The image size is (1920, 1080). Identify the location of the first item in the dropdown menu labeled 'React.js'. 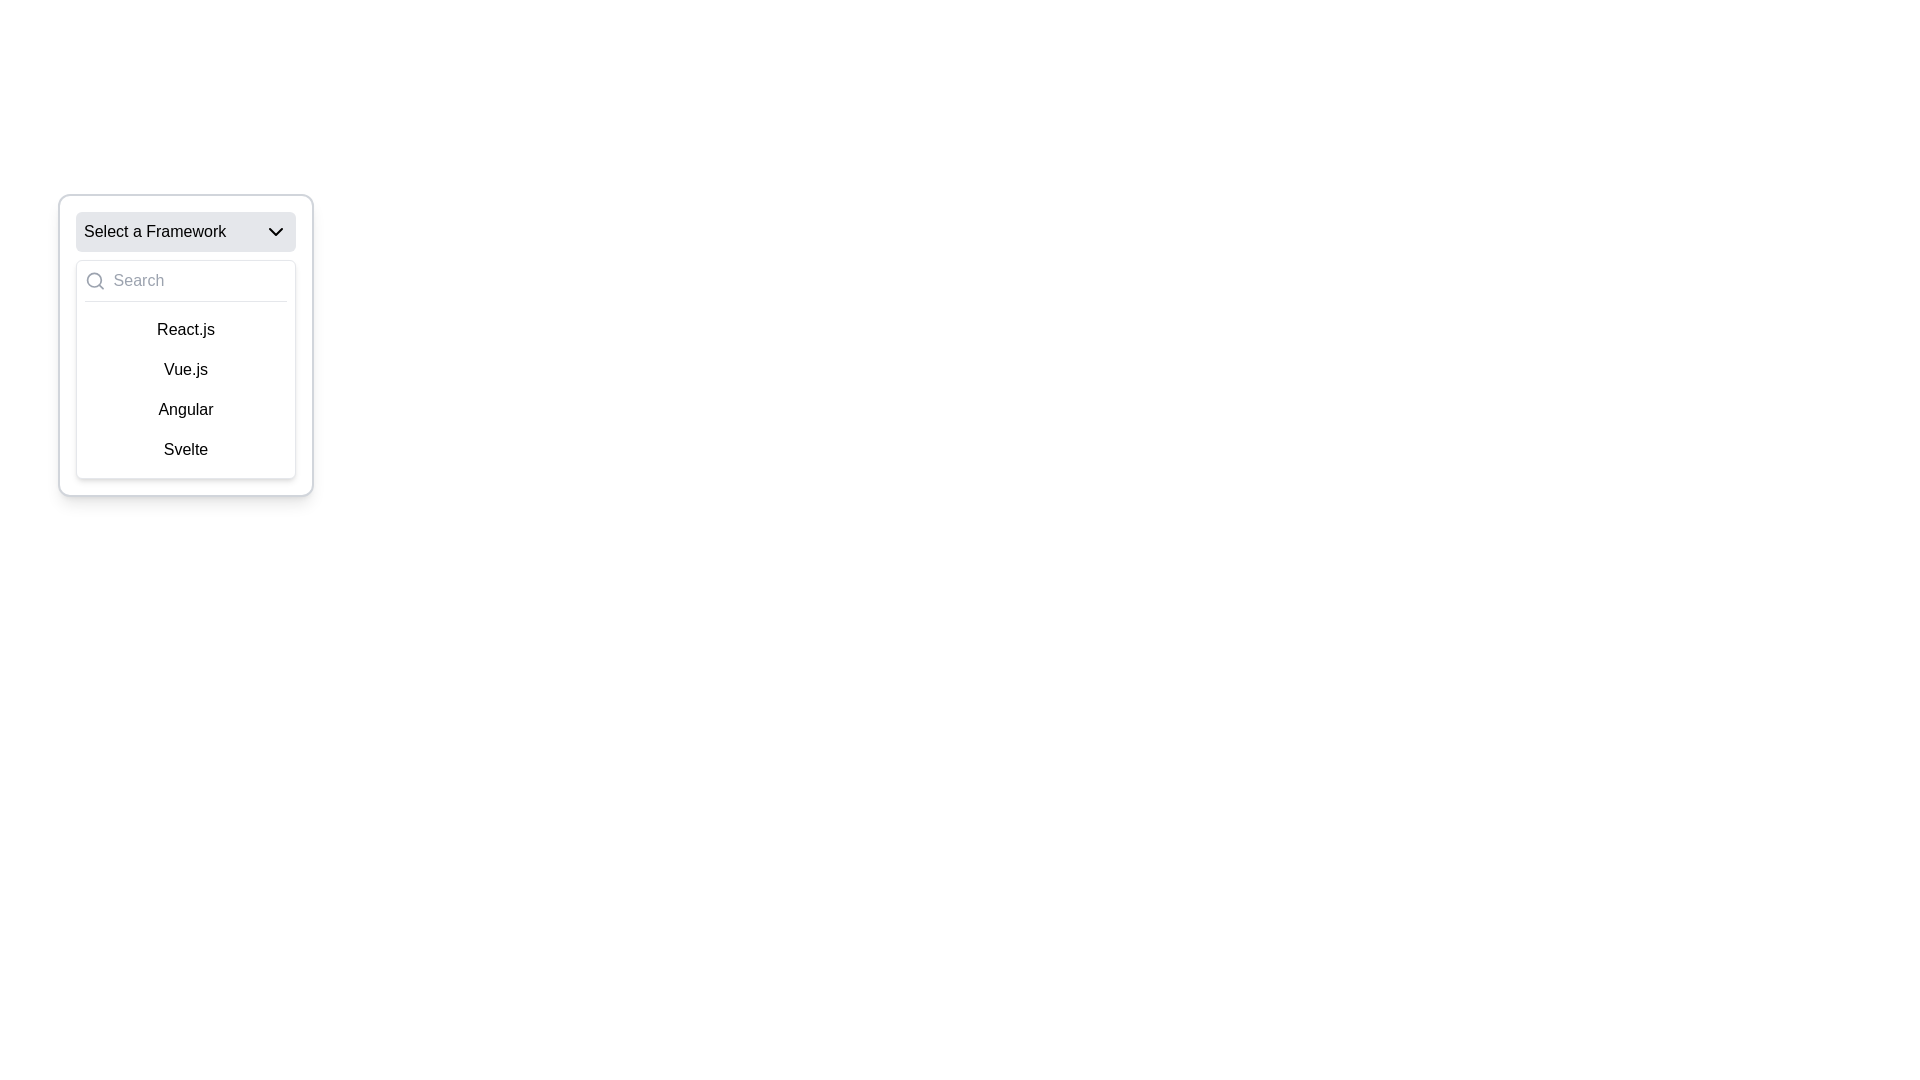
(186, 329).